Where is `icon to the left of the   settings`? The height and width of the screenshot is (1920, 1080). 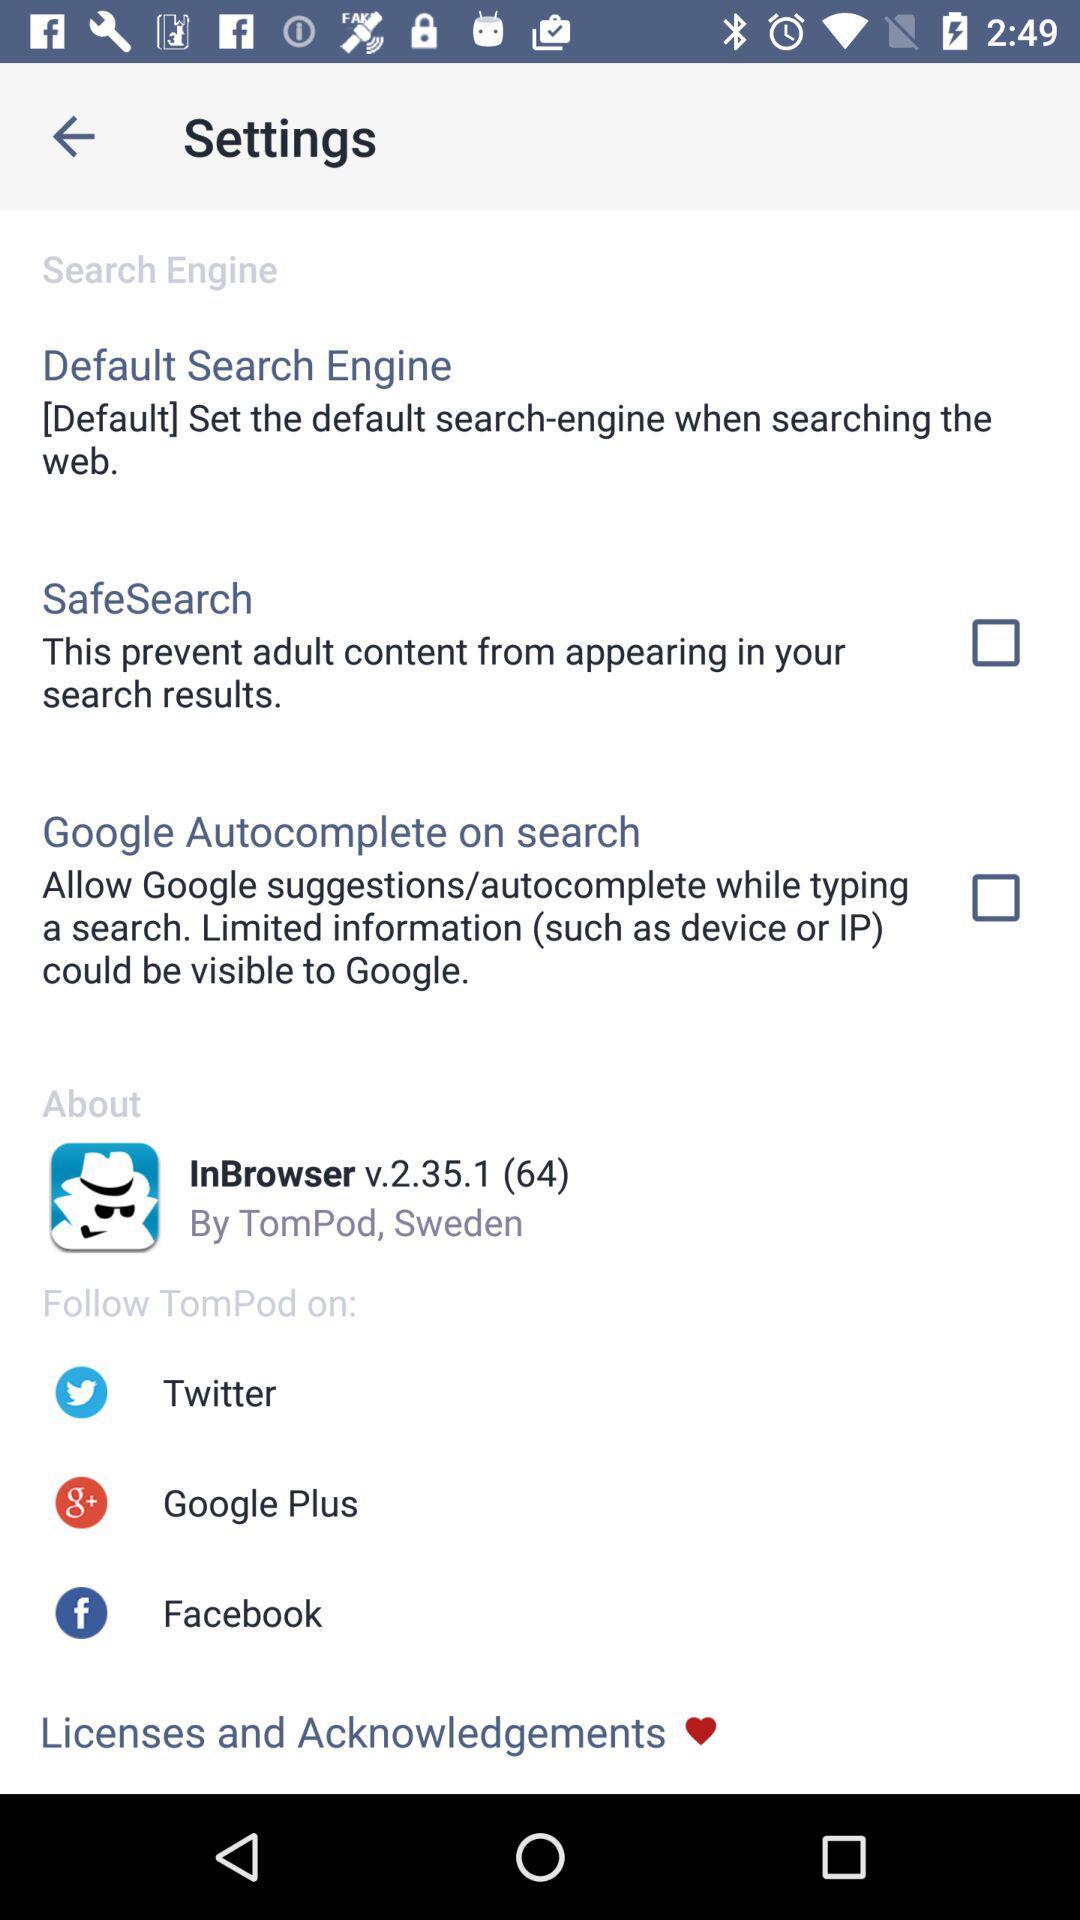
icon to the left of the   settings is located at coordinates (72, 135).